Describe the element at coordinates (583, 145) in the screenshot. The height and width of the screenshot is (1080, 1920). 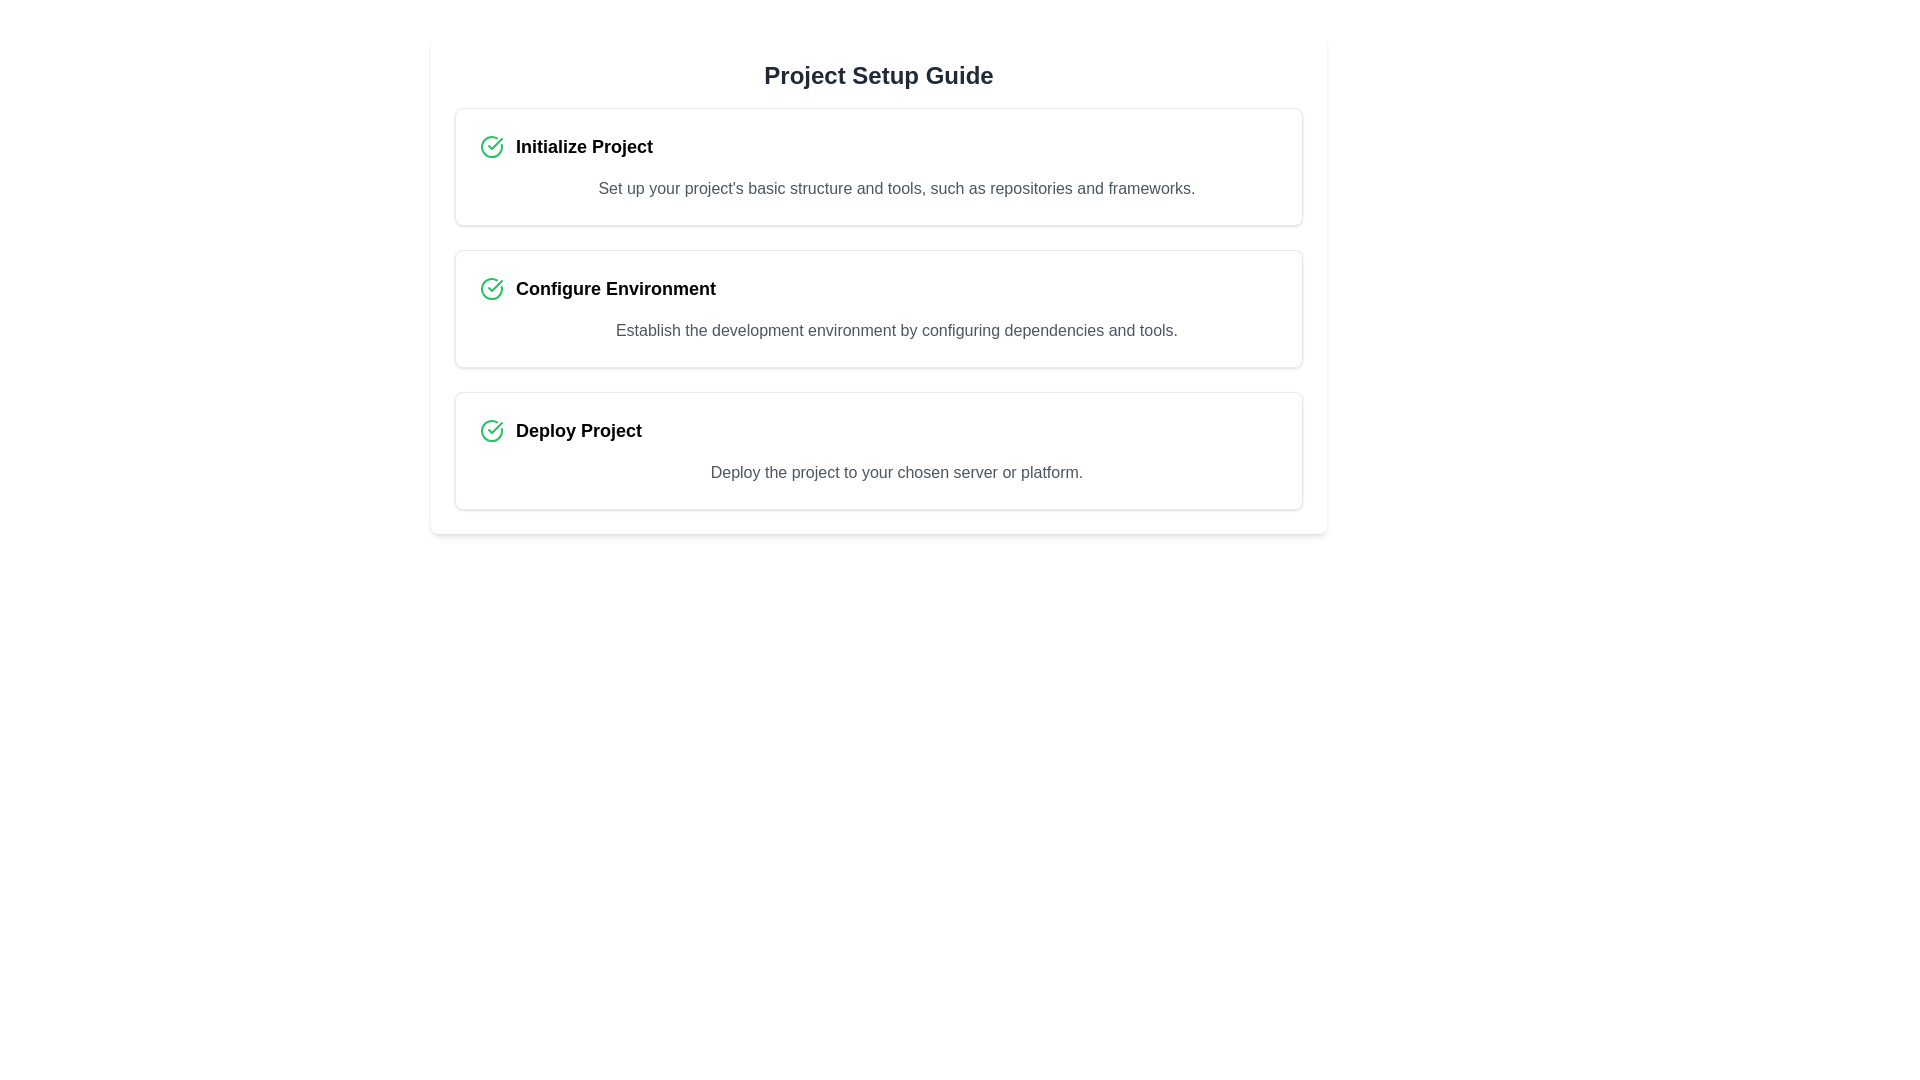
I see `the bold text label that reads 'Initialize Project', which is positioned to the right of a green checkmark icon at the top of a vertical list of project setup steps` at that location.